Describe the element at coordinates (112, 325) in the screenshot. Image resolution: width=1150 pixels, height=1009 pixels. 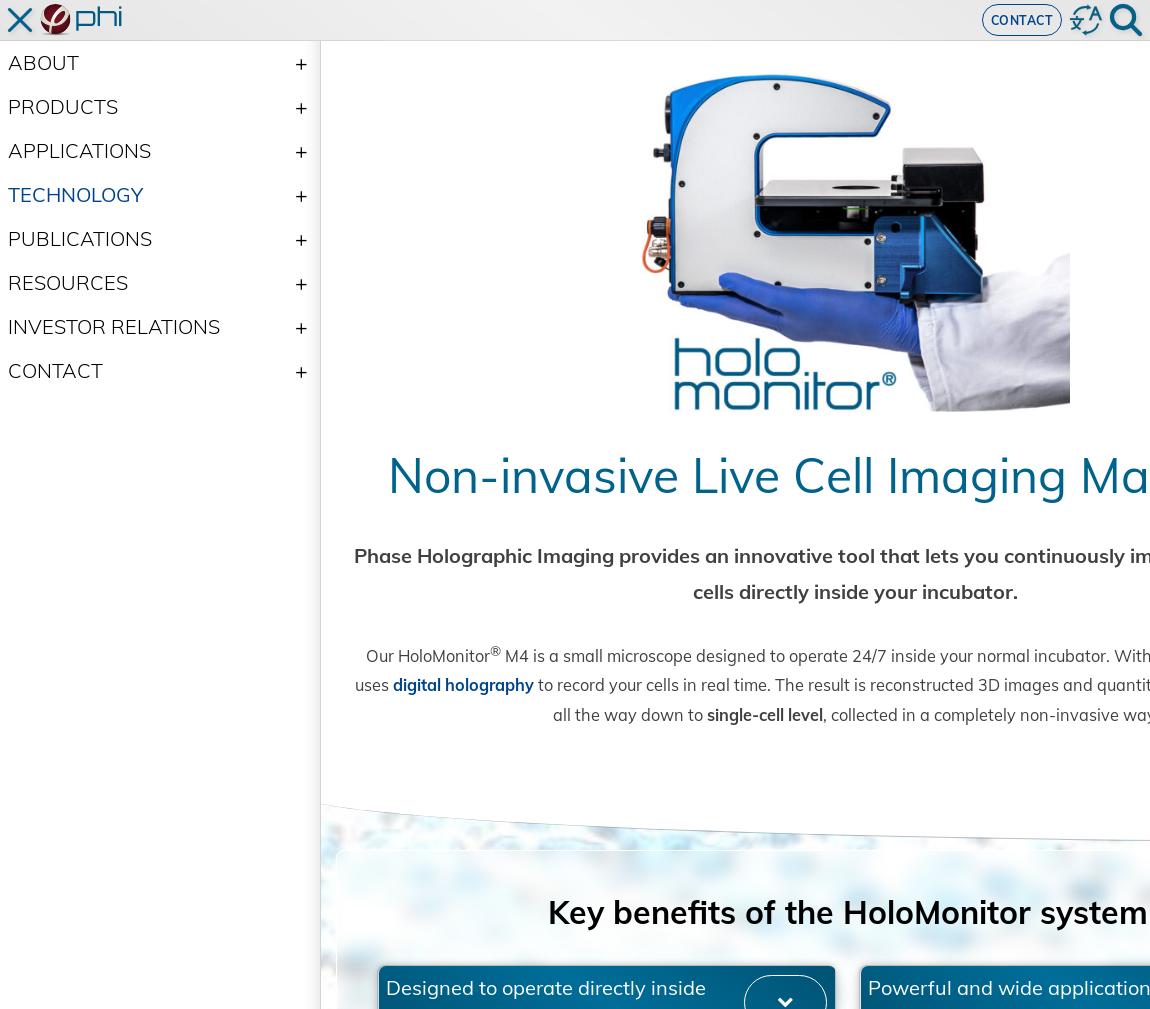
I see `'Investor Relations'` at that location.